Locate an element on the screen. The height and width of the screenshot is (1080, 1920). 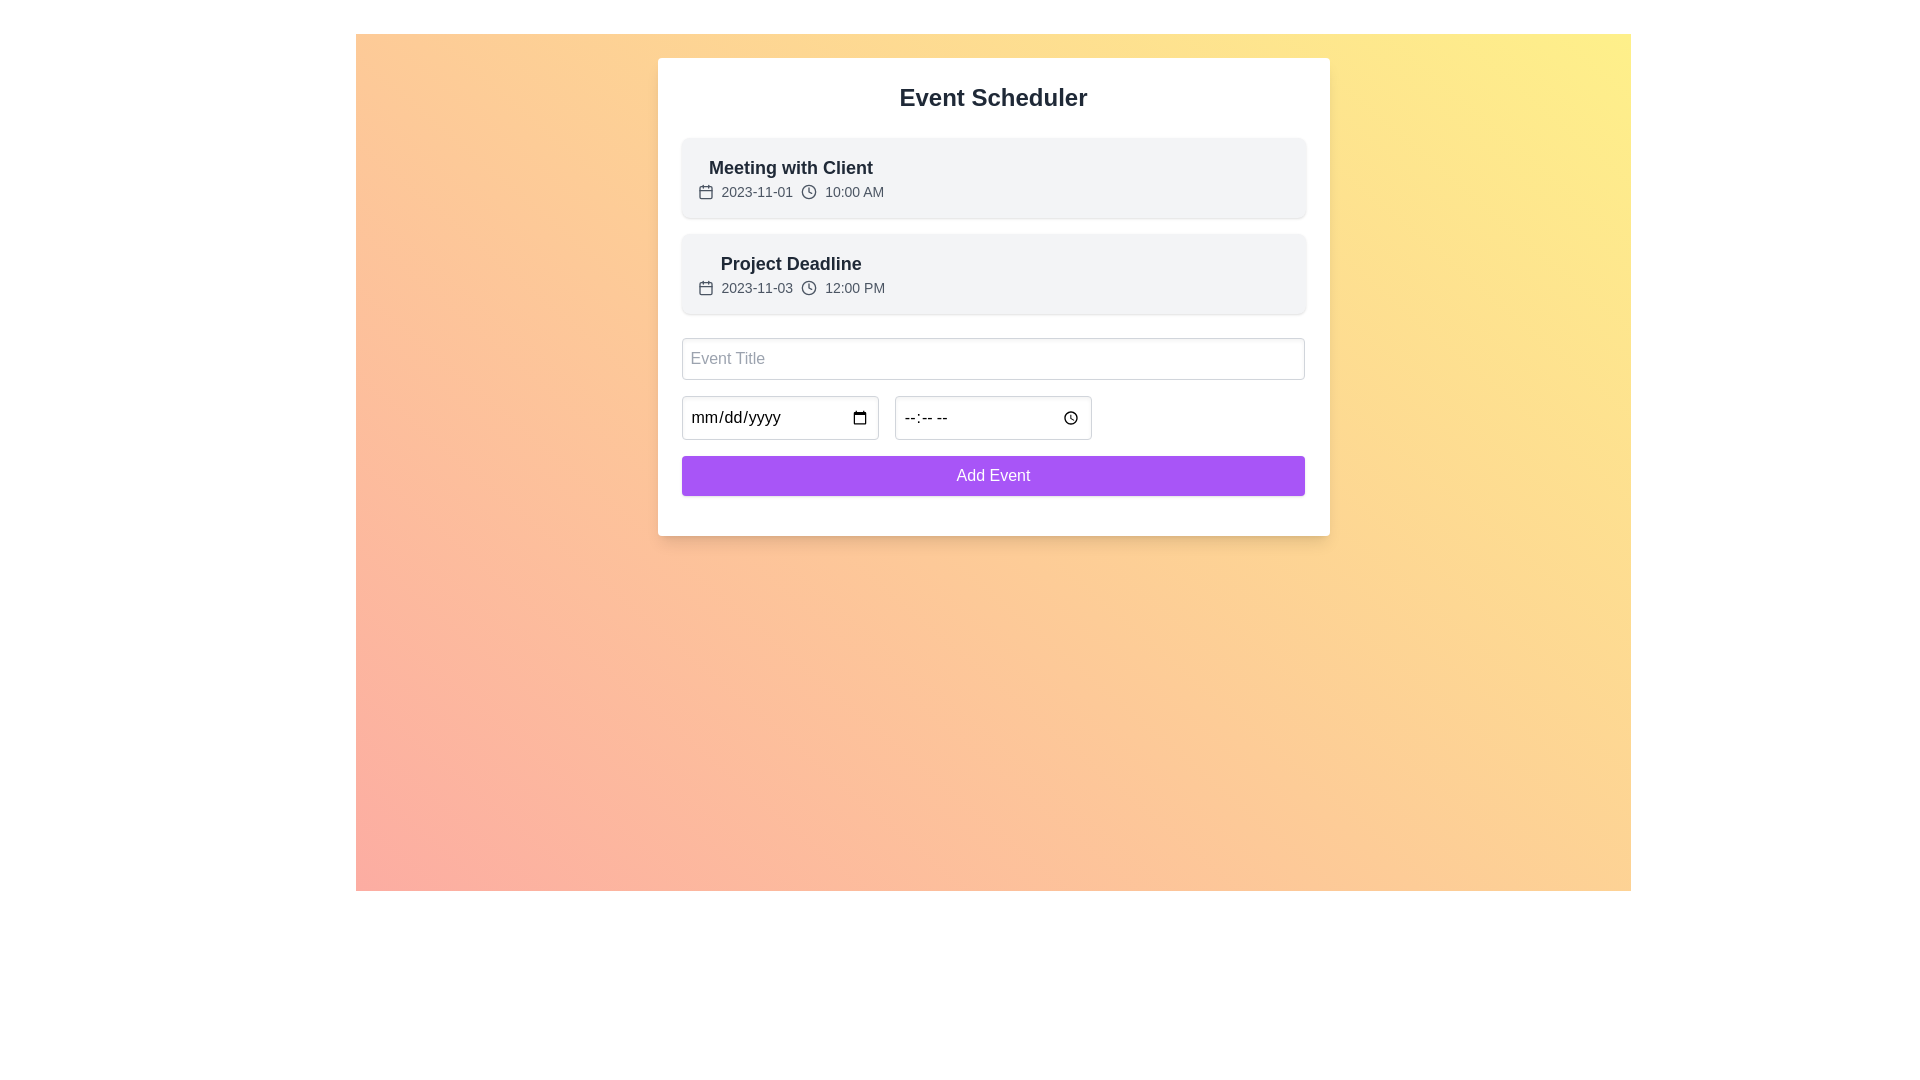
the calendar icon located in the second entry of the event list for 'Project Deadline', positioned to the left of the event date and time information is located at coordinates (705, 288).